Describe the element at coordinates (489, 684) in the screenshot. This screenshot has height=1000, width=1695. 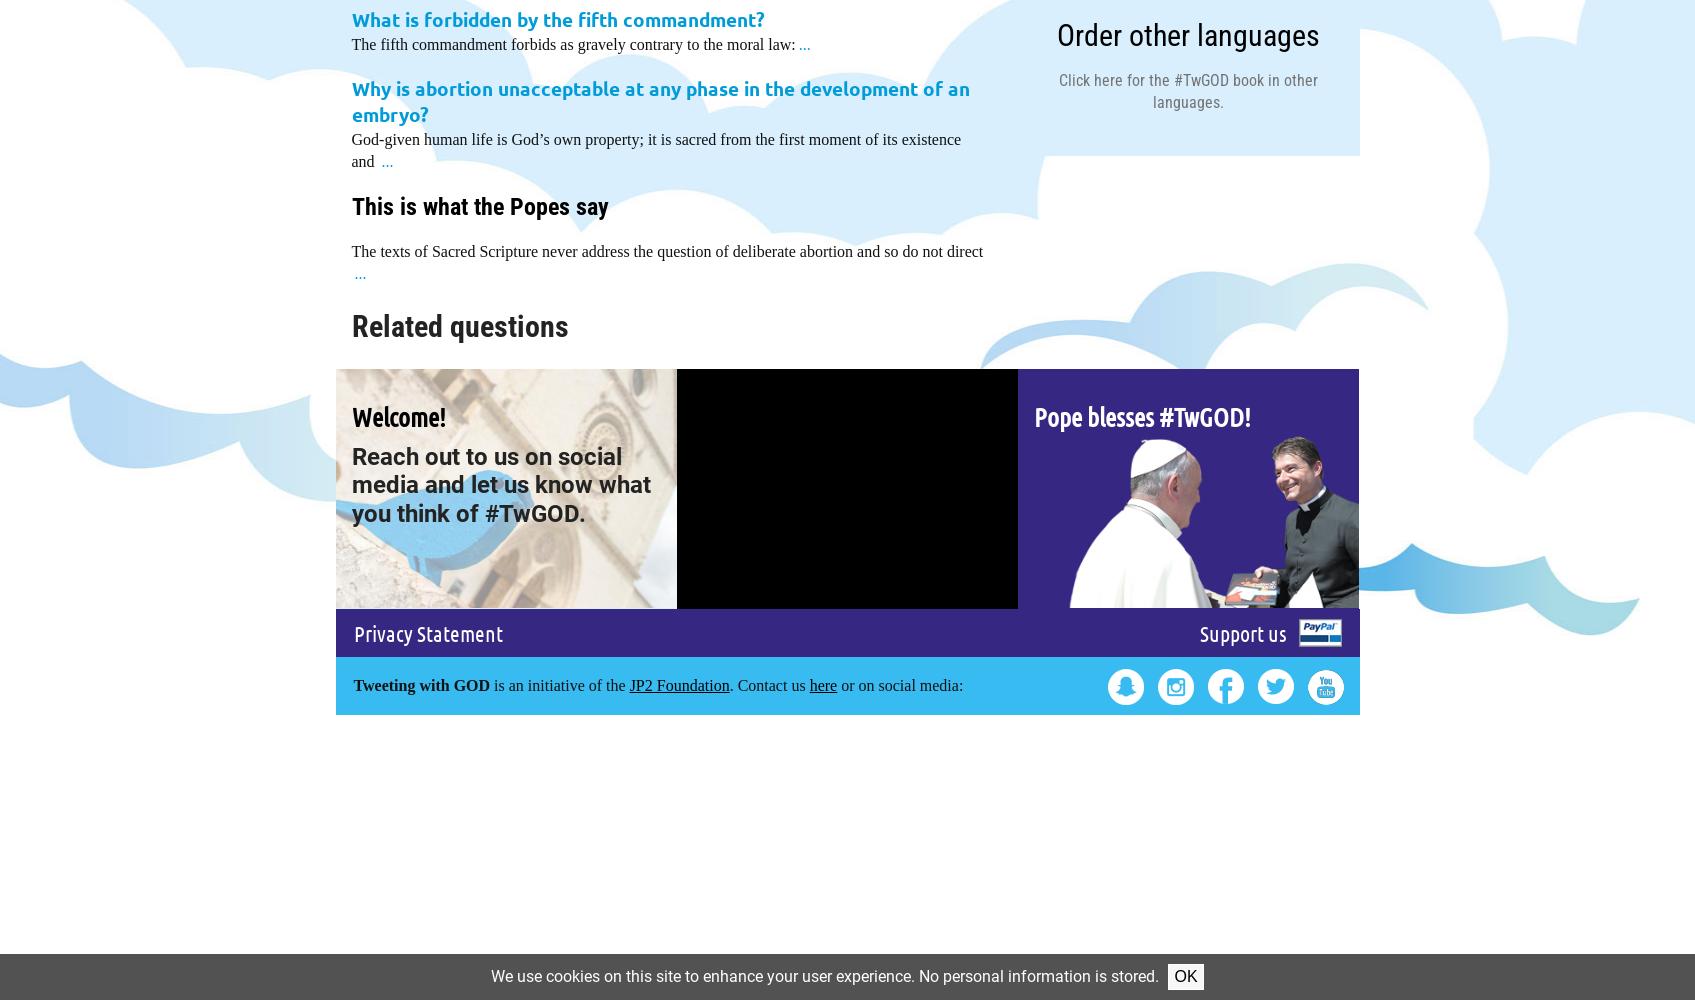
I see `'is an initiative of the'` at that location.